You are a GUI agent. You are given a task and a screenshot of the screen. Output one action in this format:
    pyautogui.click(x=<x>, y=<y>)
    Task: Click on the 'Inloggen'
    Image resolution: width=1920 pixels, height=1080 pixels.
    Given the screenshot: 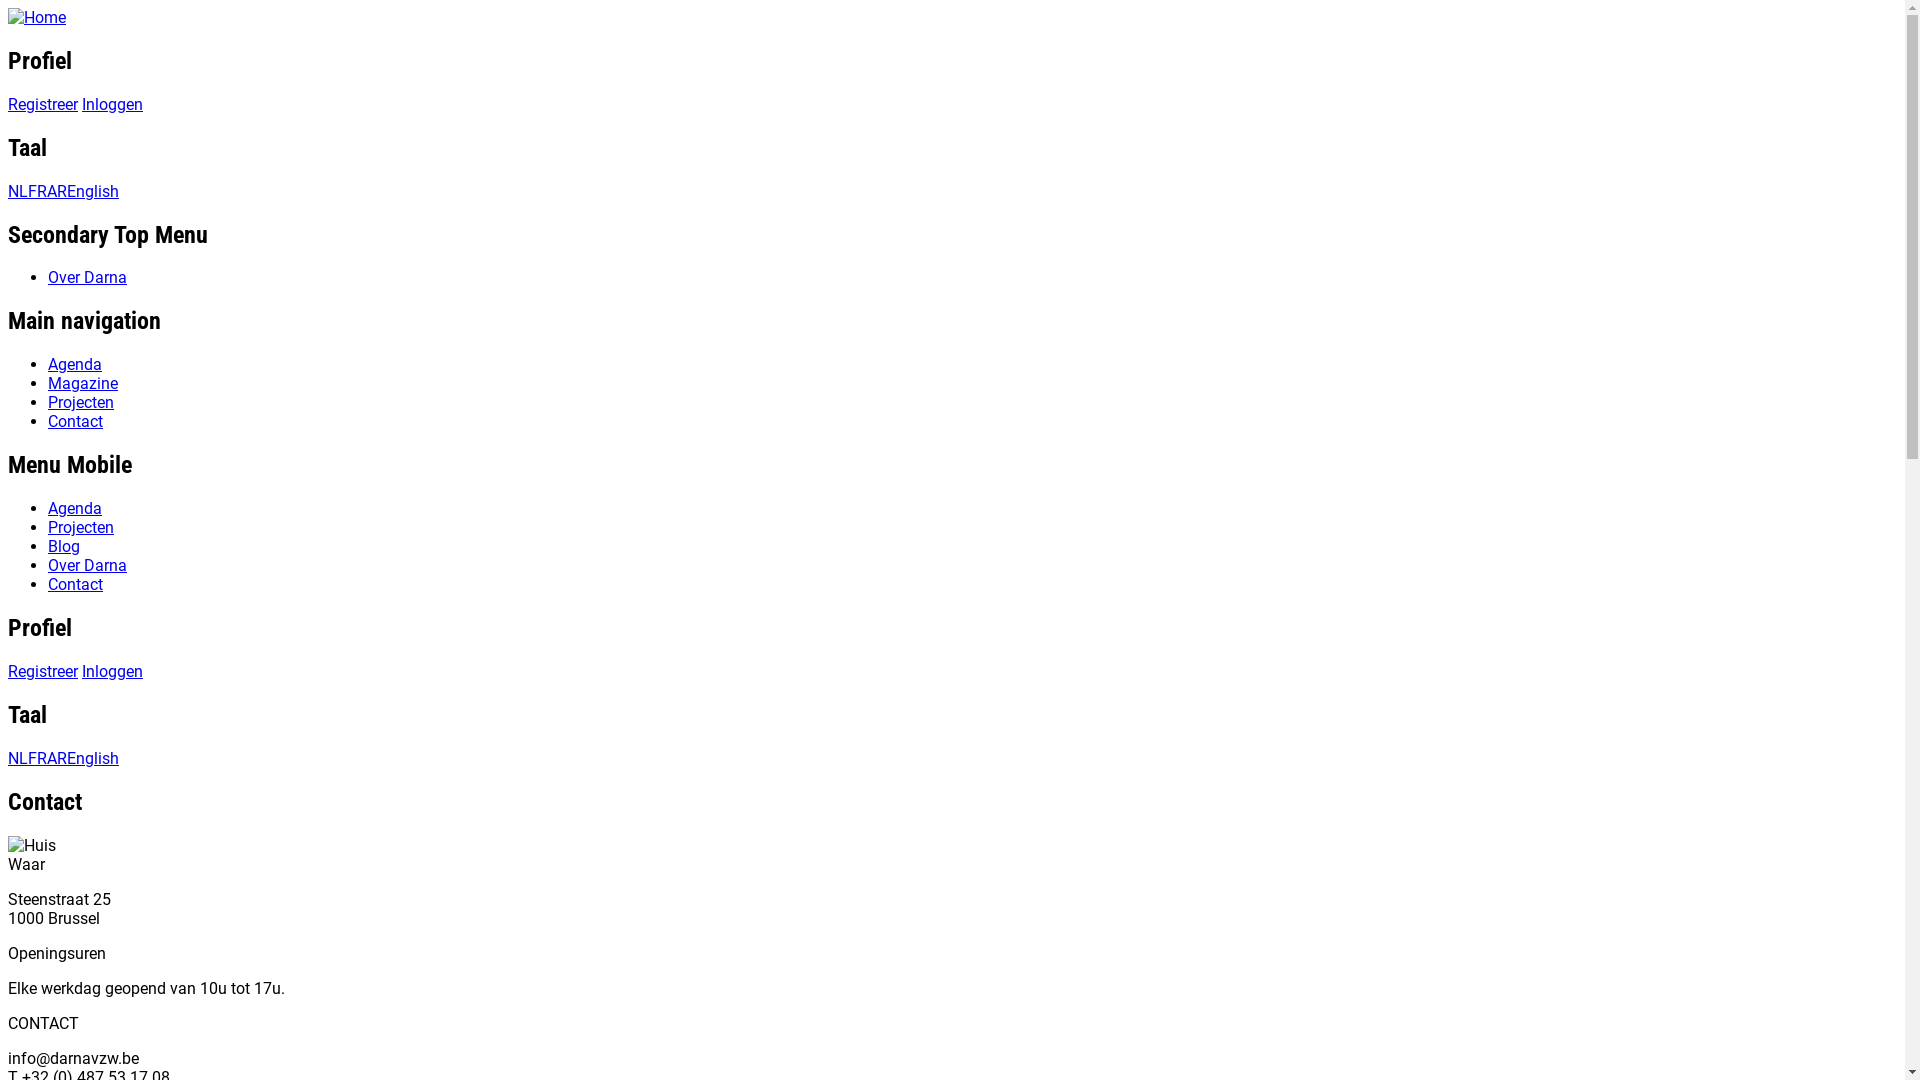 What is the action you would take?
    pyautogui.click(x=111, y=104)
    